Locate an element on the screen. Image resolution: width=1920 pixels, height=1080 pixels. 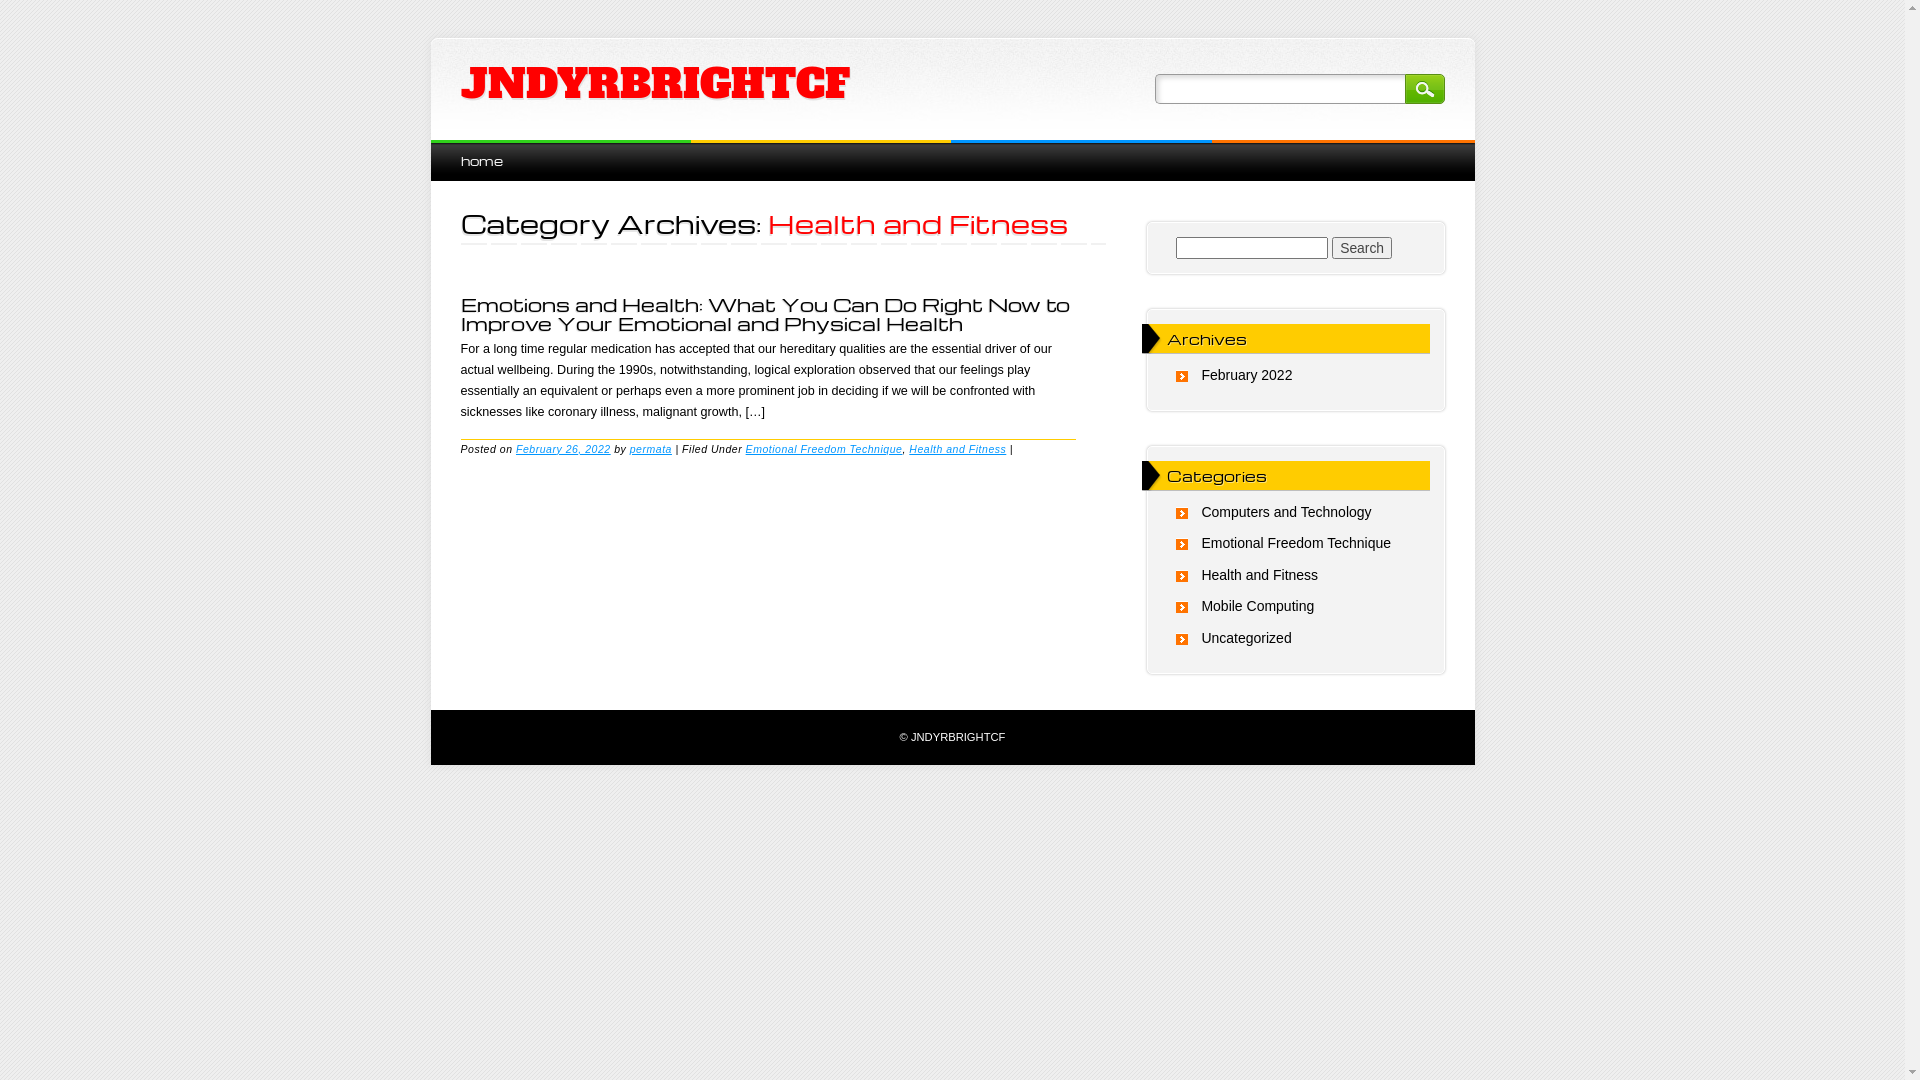
'February 26, 2022' is located at coordinates (515, 446).